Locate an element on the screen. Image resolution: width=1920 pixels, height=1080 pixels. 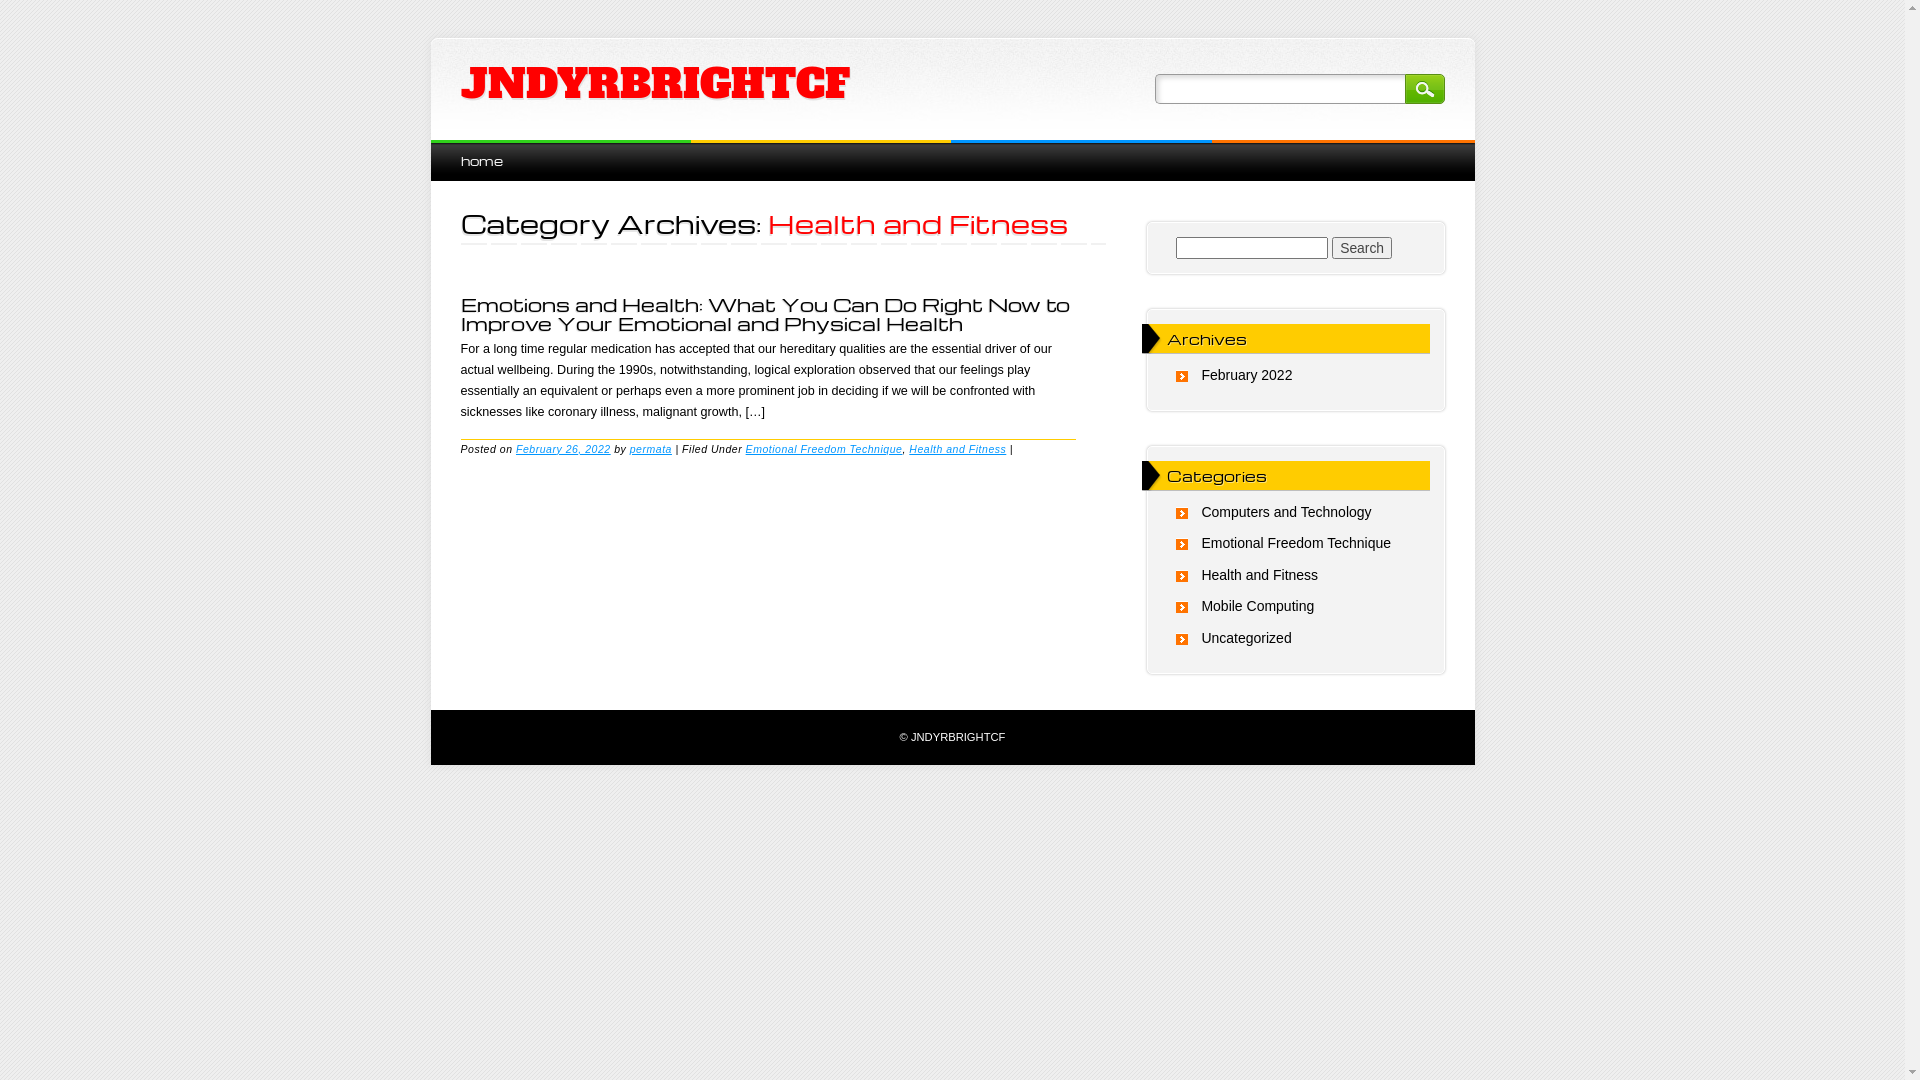
'February 26, 2022' is located at coordinates (515, 446).